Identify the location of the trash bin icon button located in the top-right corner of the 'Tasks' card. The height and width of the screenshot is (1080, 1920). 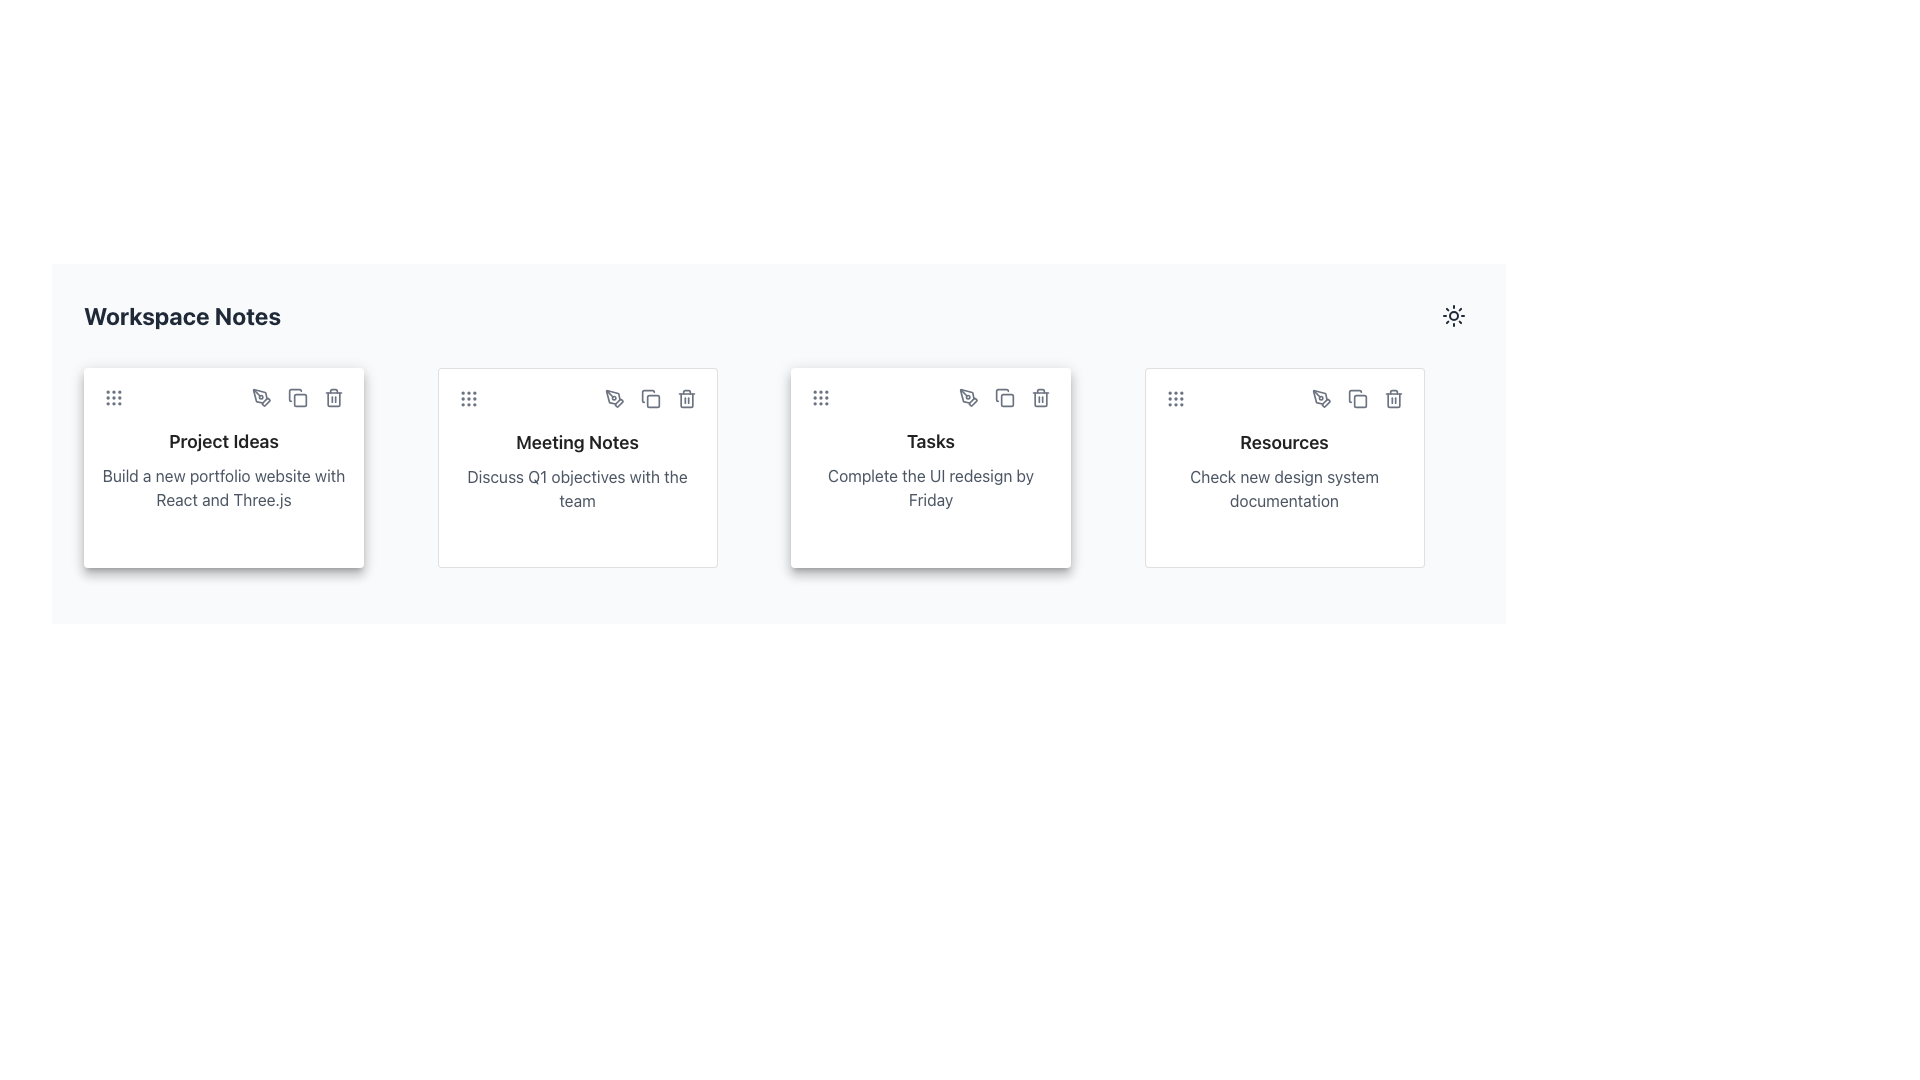
(1040, 397).